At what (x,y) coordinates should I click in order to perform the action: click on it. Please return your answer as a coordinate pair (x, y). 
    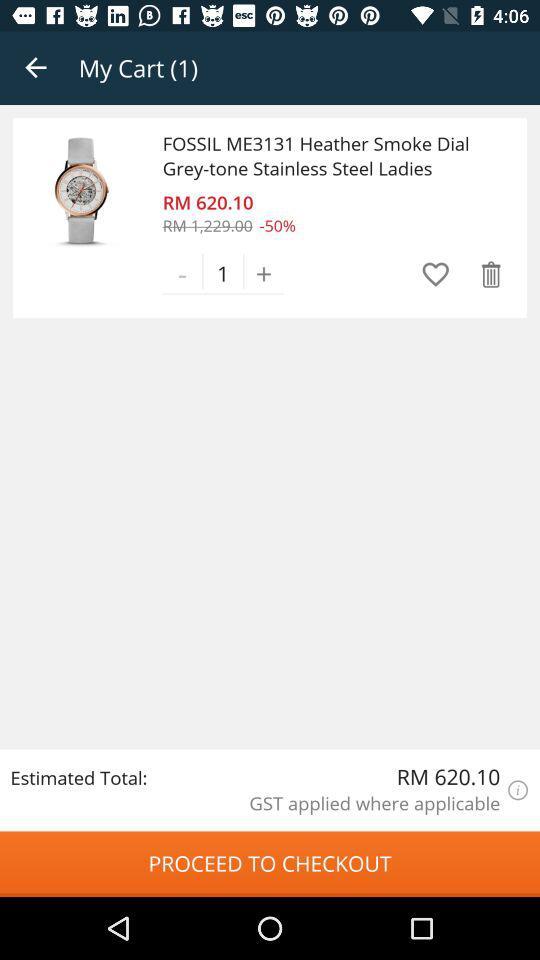
    Looking at the image, I should click on (434, 273).